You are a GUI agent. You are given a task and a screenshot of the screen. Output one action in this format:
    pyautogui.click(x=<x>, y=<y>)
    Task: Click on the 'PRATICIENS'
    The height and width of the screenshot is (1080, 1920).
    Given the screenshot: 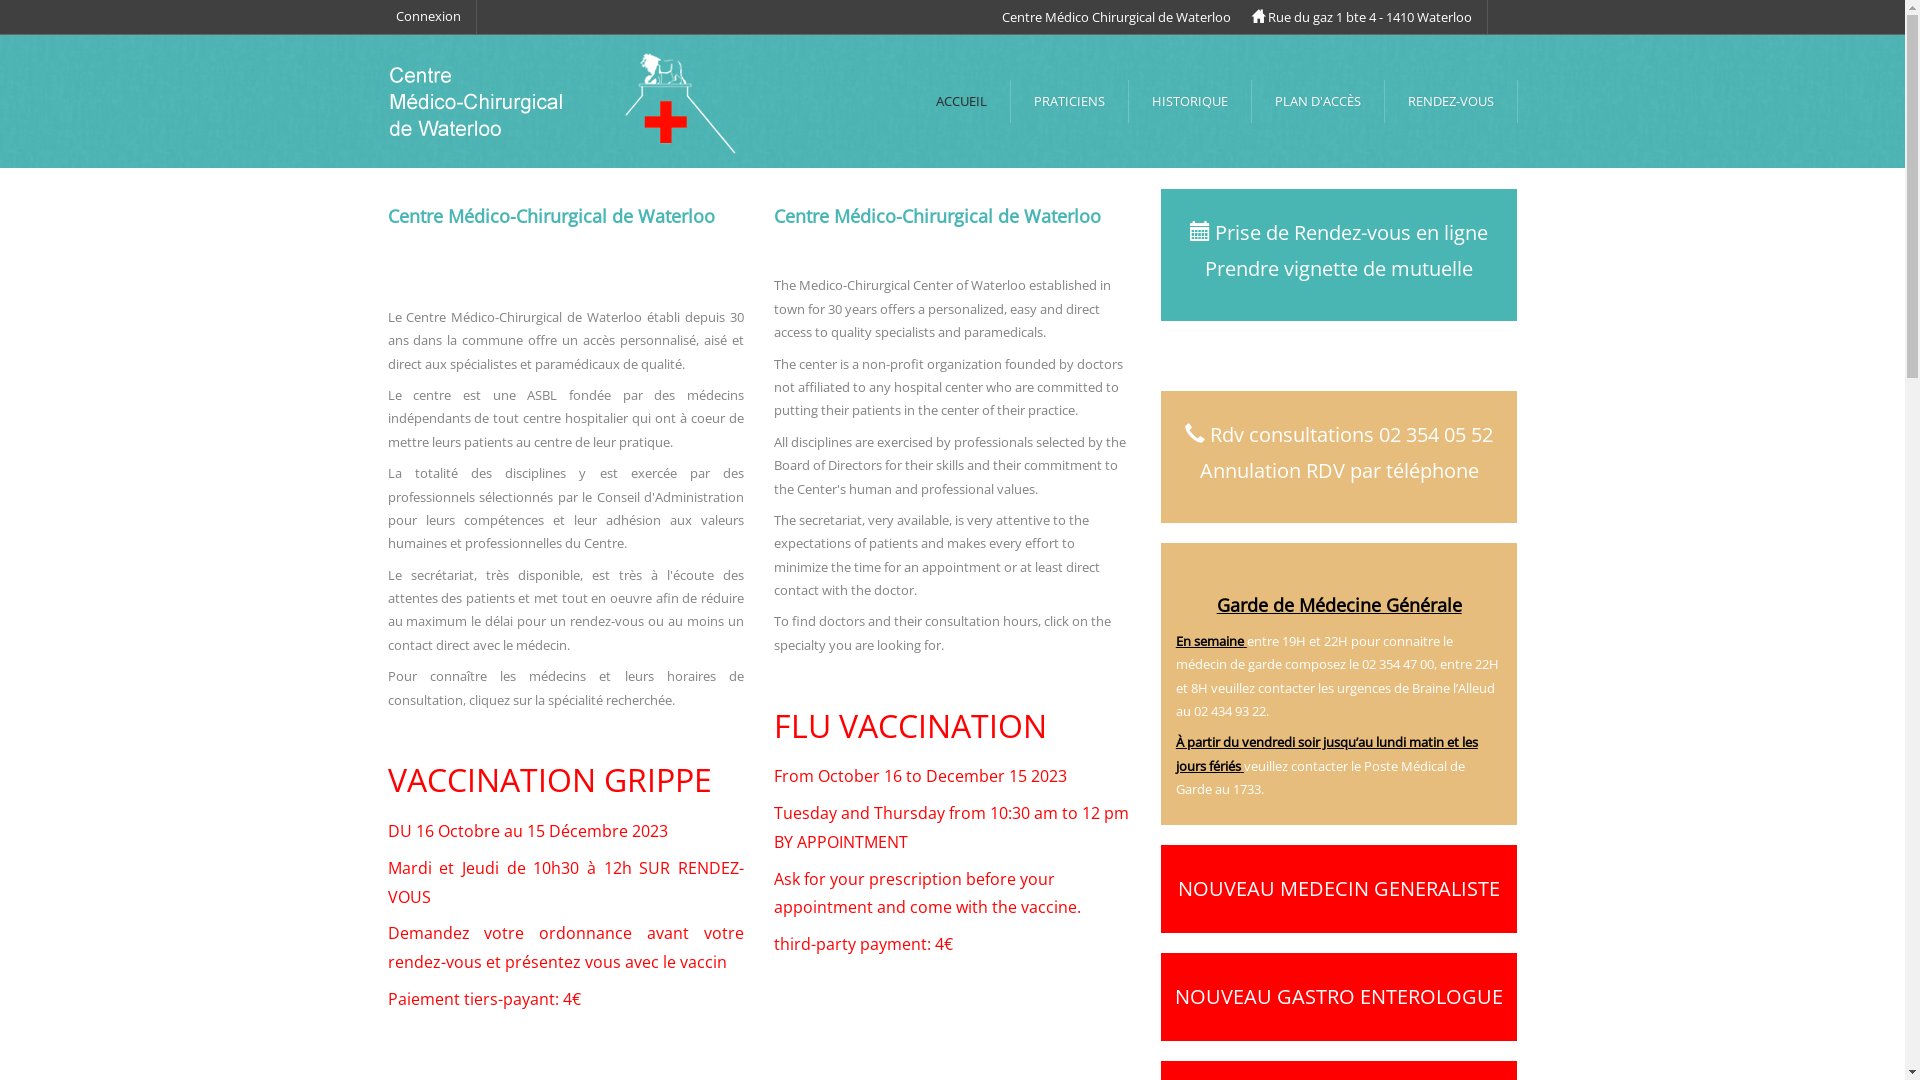 What is the action you would take?
    pyautogui.click(x=1068, y=101)
    